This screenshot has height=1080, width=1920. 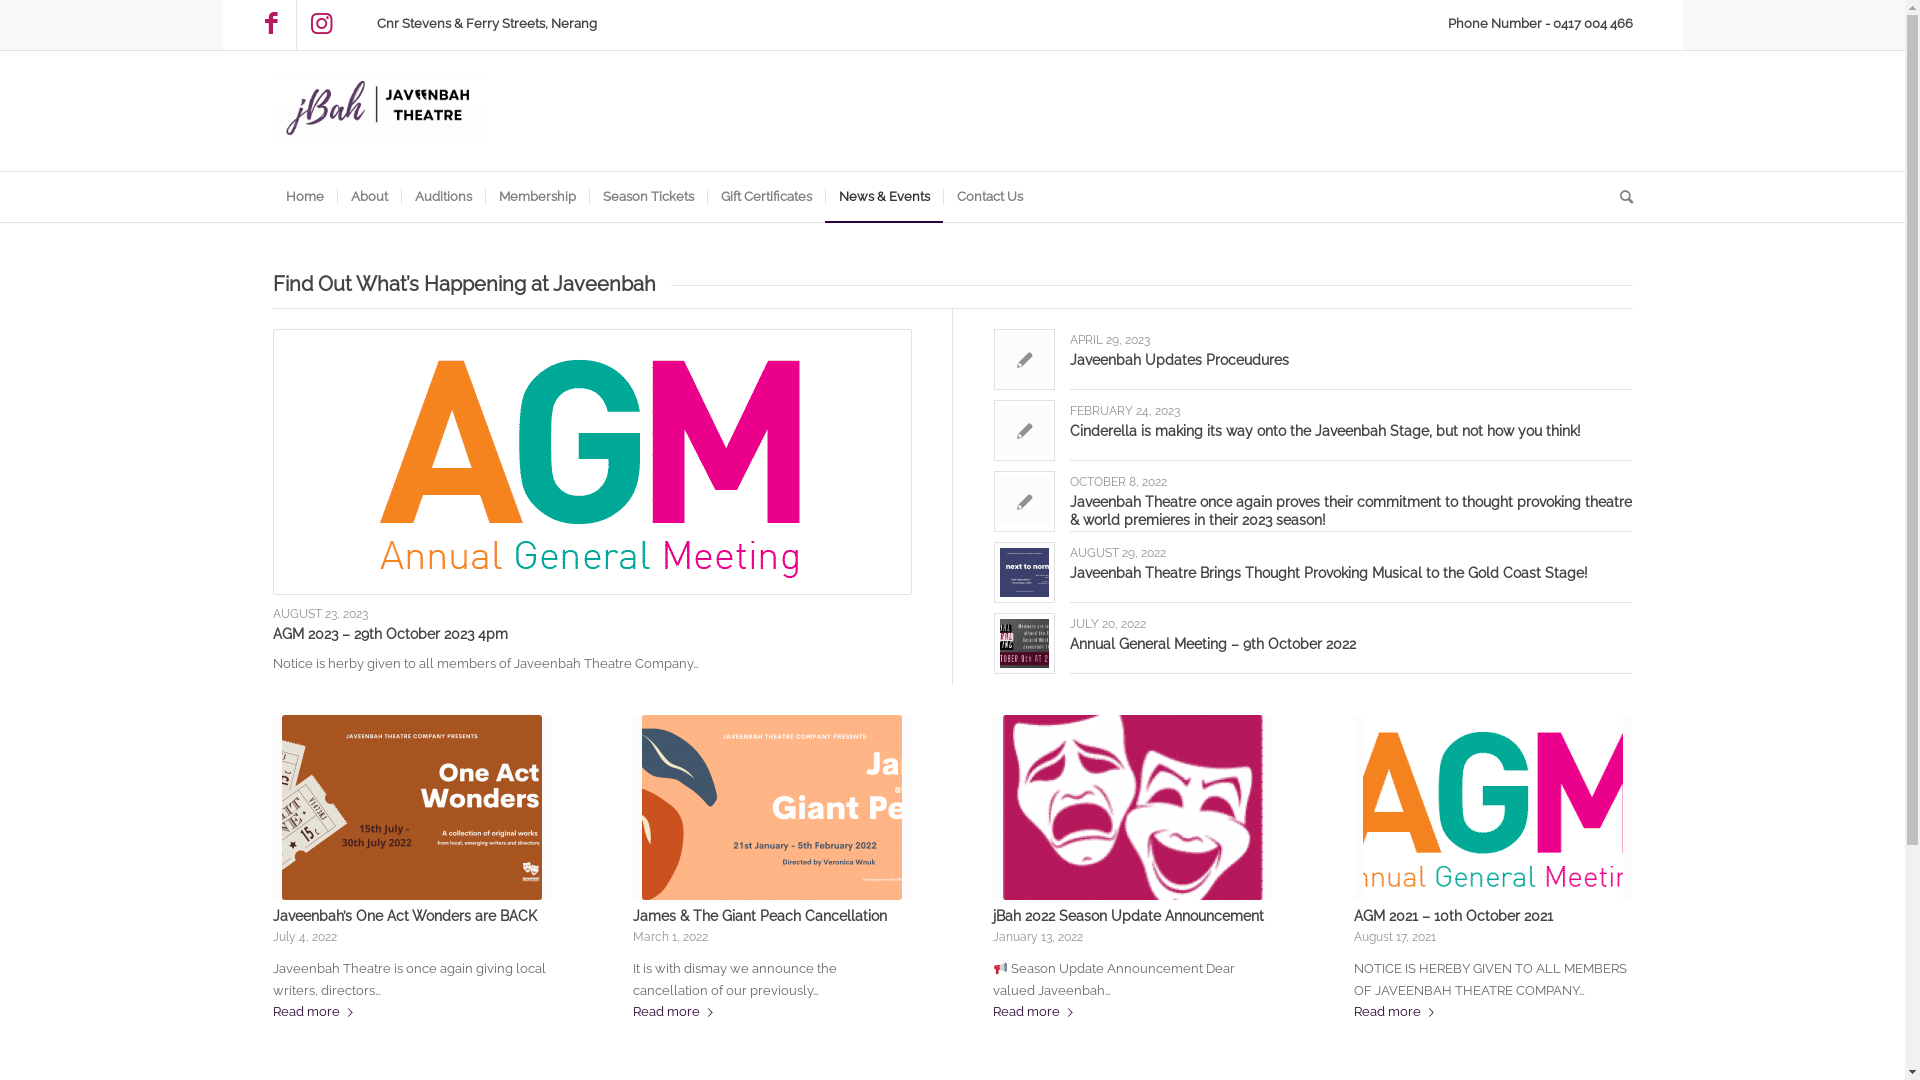 What do you see at coordinates (988, 196) in the screenshot?
I see `'Contact Us'` at bounding box center [988, 196].